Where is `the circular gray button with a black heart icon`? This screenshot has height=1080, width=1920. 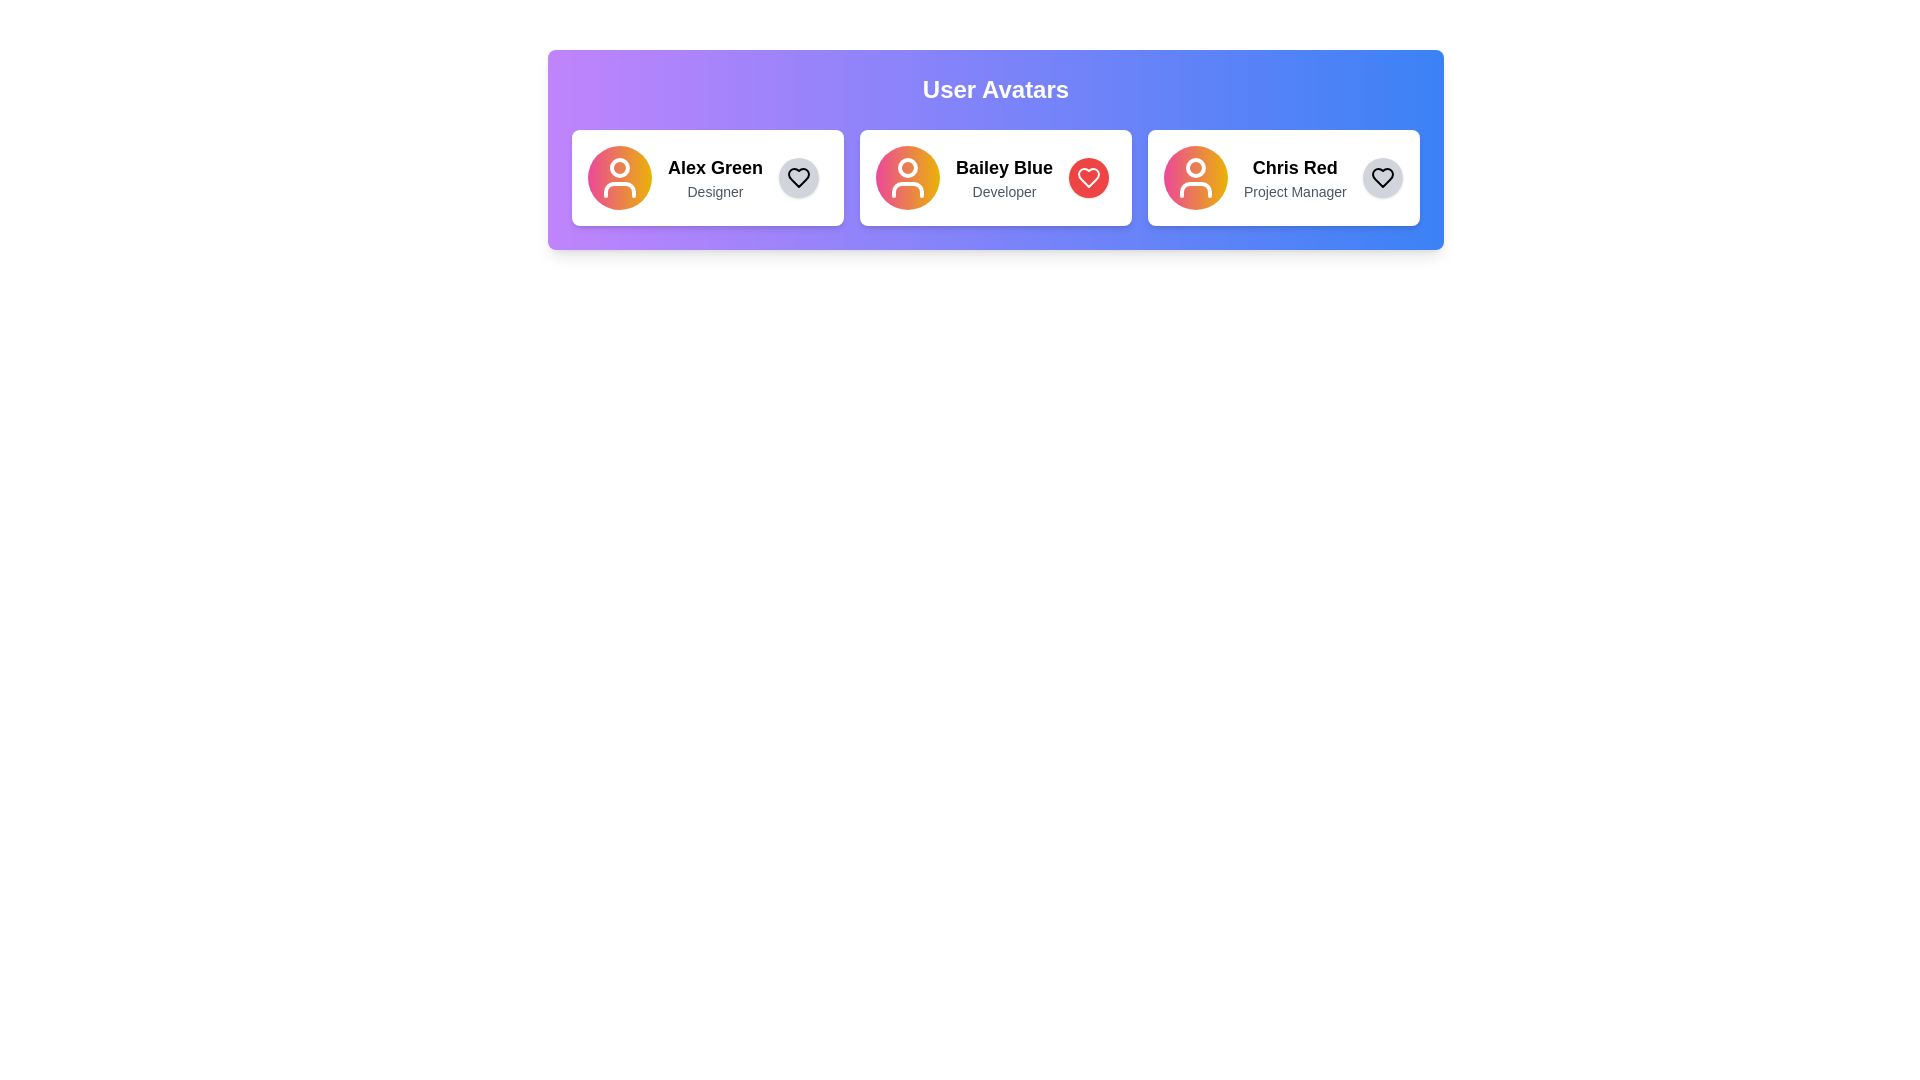 the circular gray button with a black heart icon is located at coordinates (1381, 176).